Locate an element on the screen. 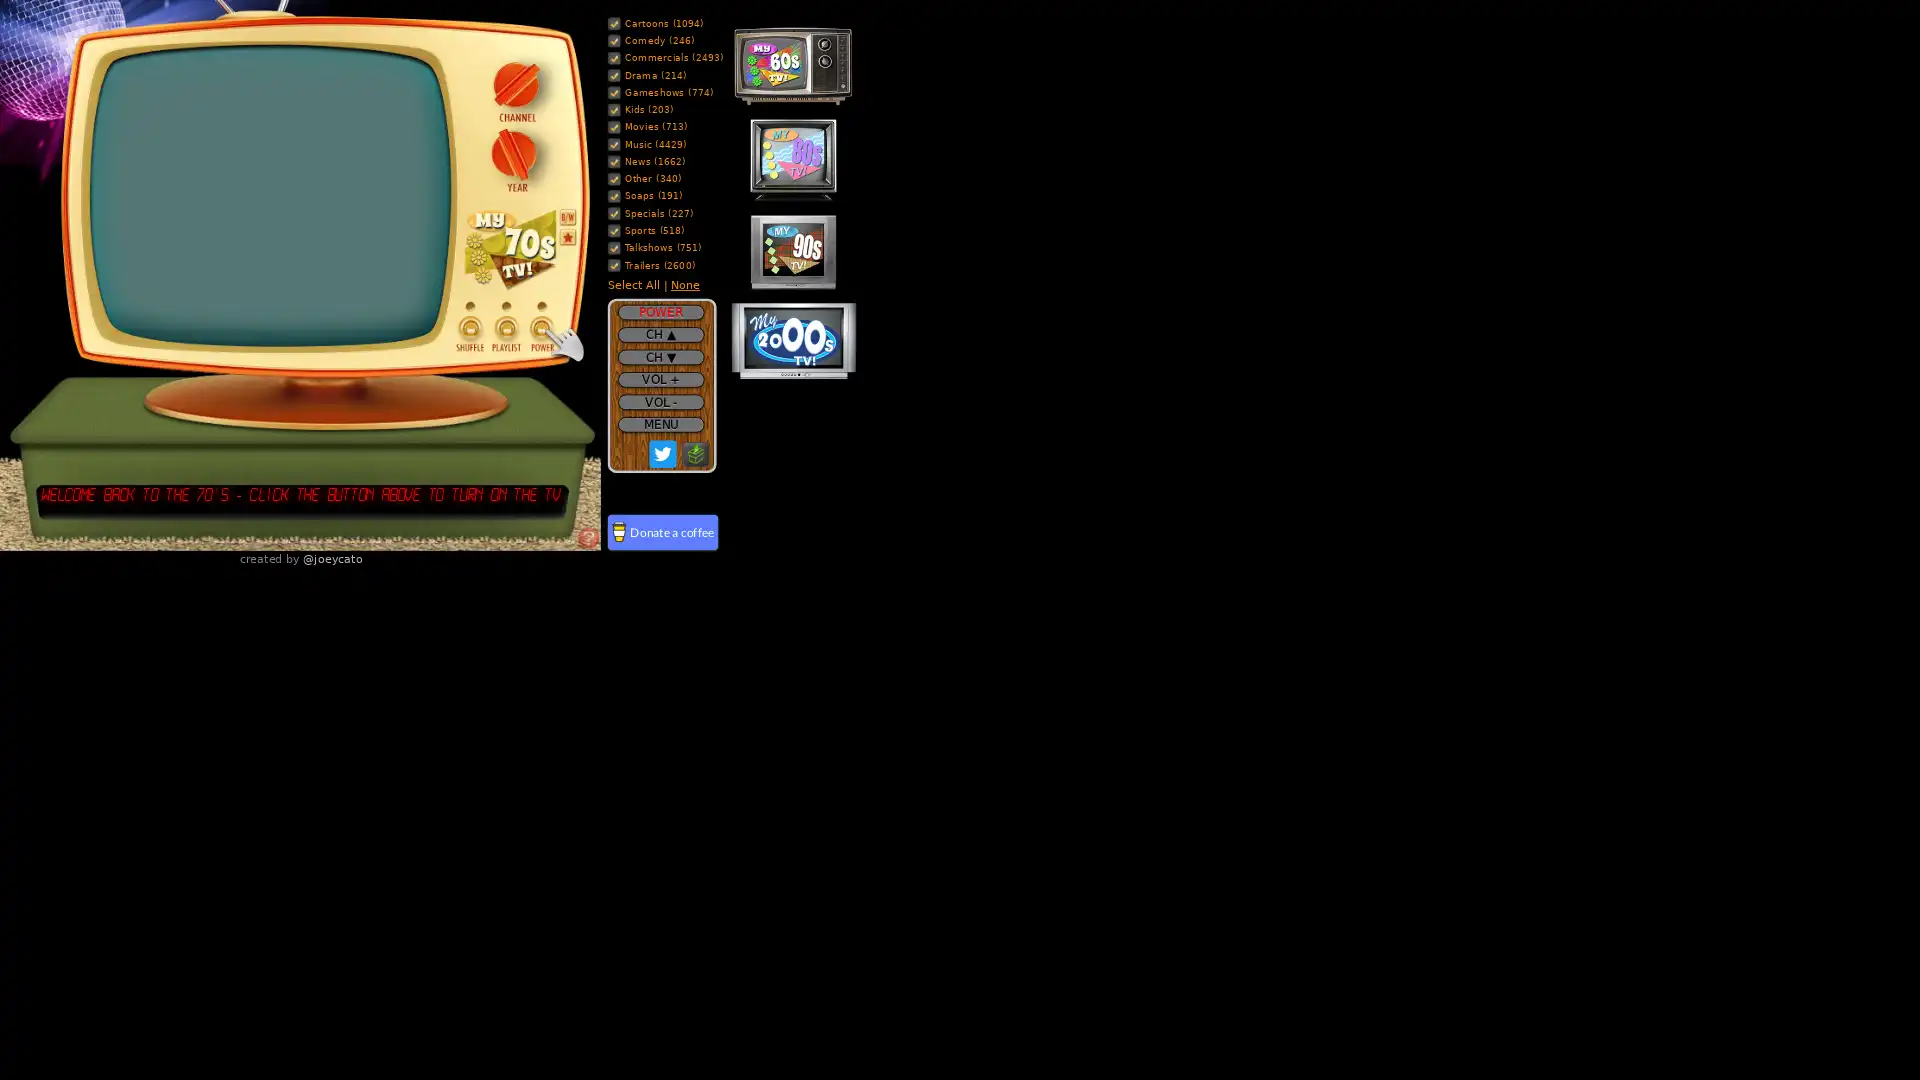 Image resolution: width=1920 pixels, height=1080 pixels. VOL - is located at coordinates (661, 401).